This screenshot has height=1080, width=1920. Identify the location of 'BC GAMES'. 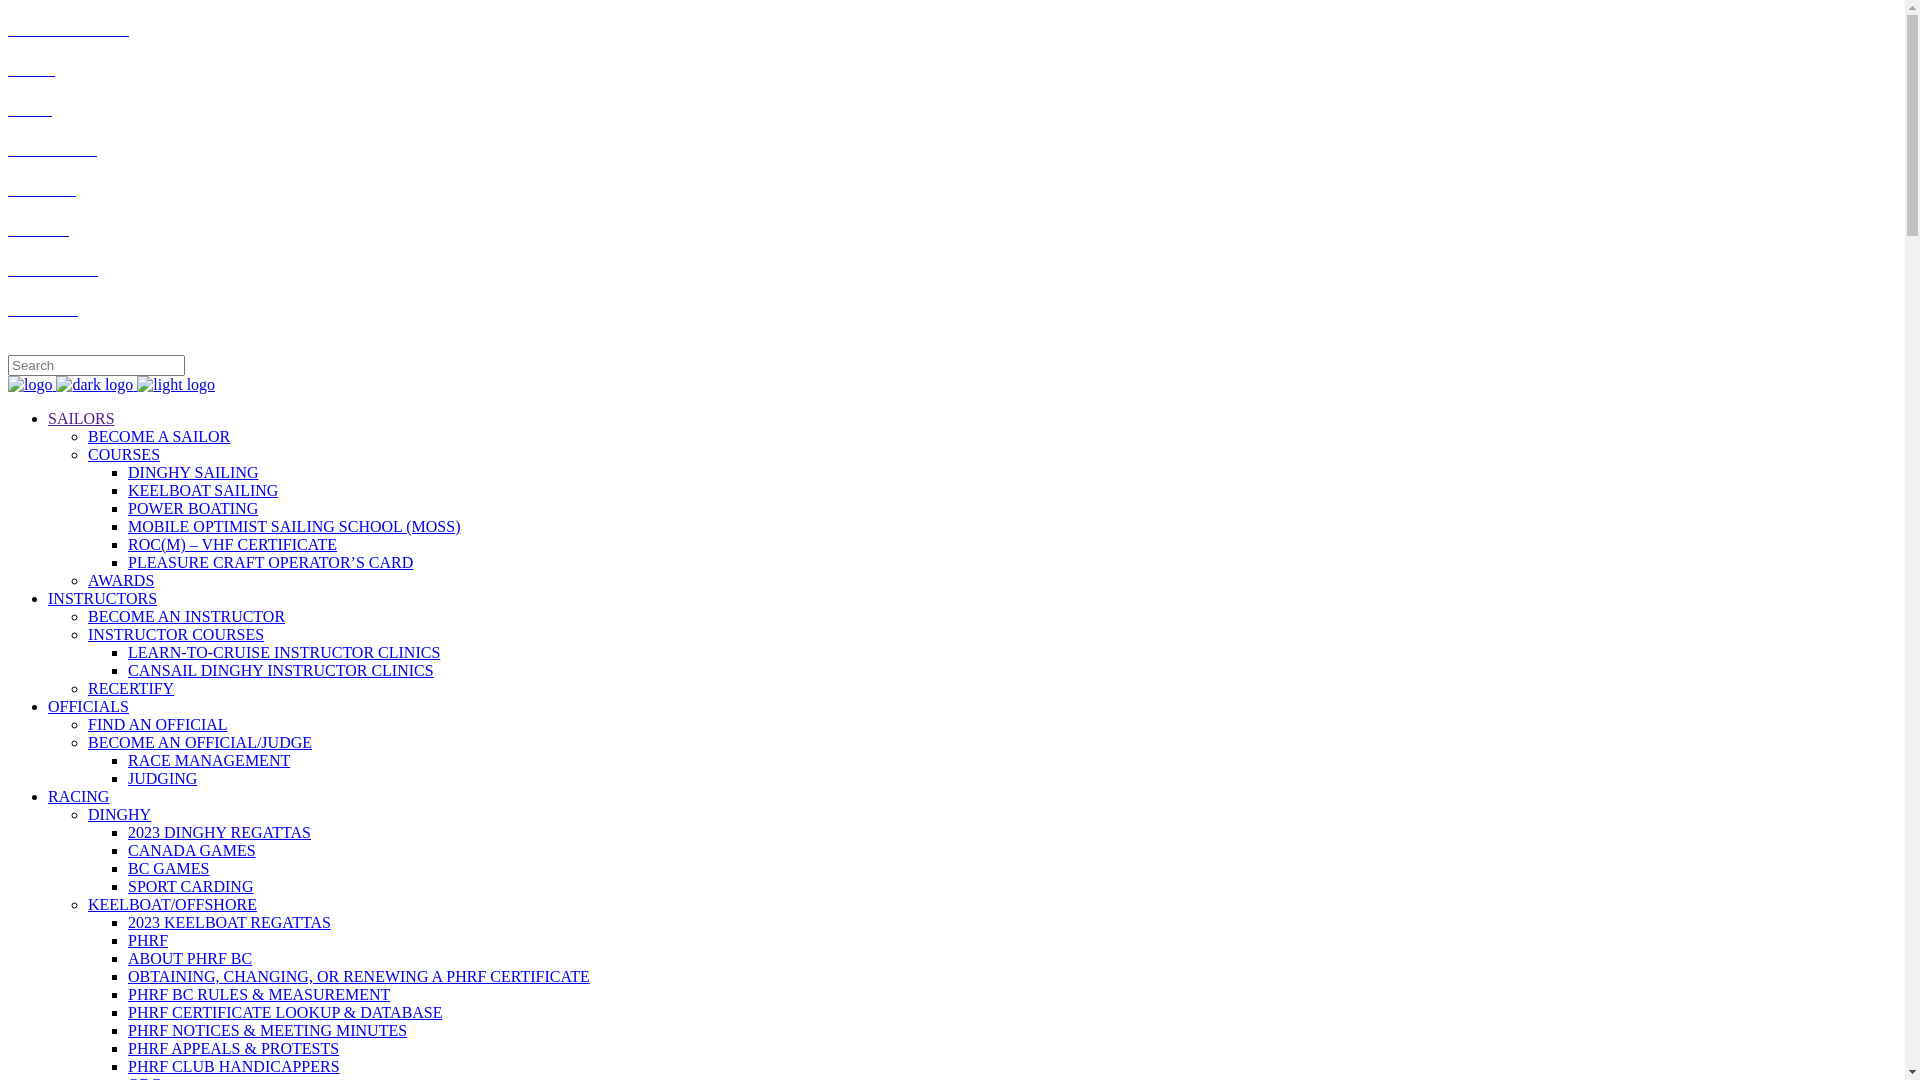
(127, 867).